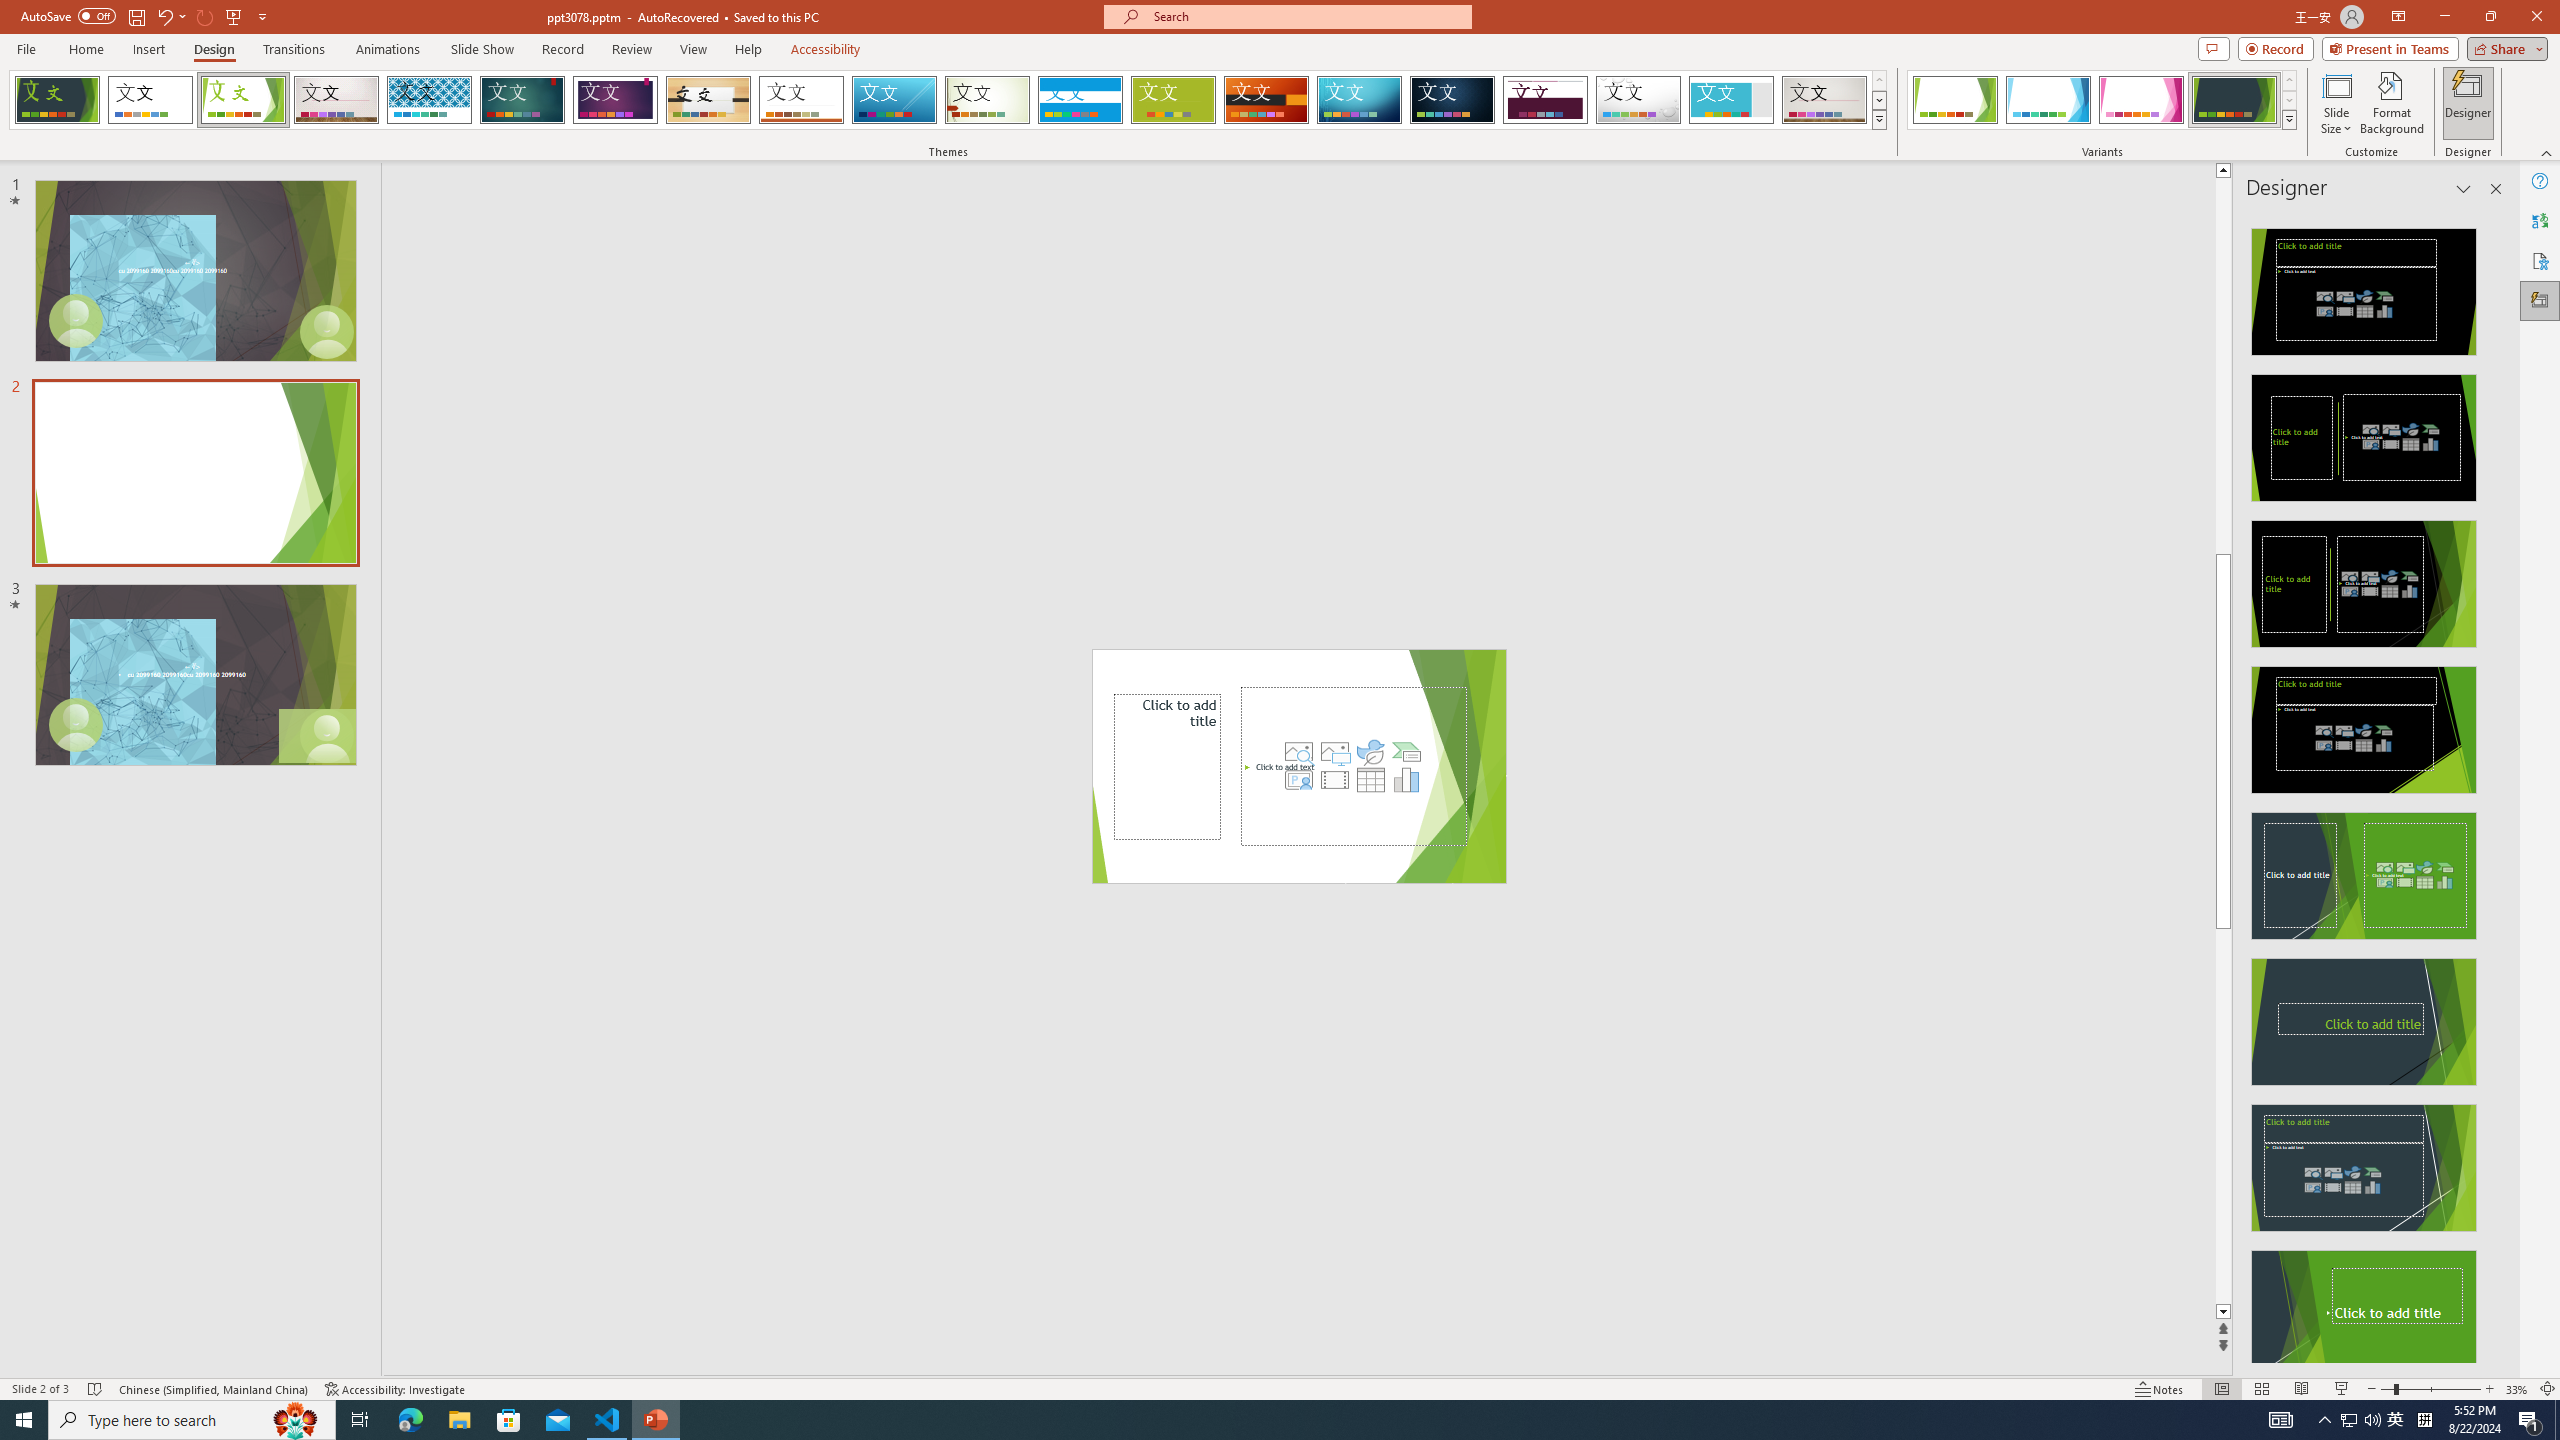 Image resolution: width=2560 pixels, height=1440 pixels. Describe the element at coordinates (2494, 786) in the screenshot. I see `'Class: NetUIScrollBar'` at that location.